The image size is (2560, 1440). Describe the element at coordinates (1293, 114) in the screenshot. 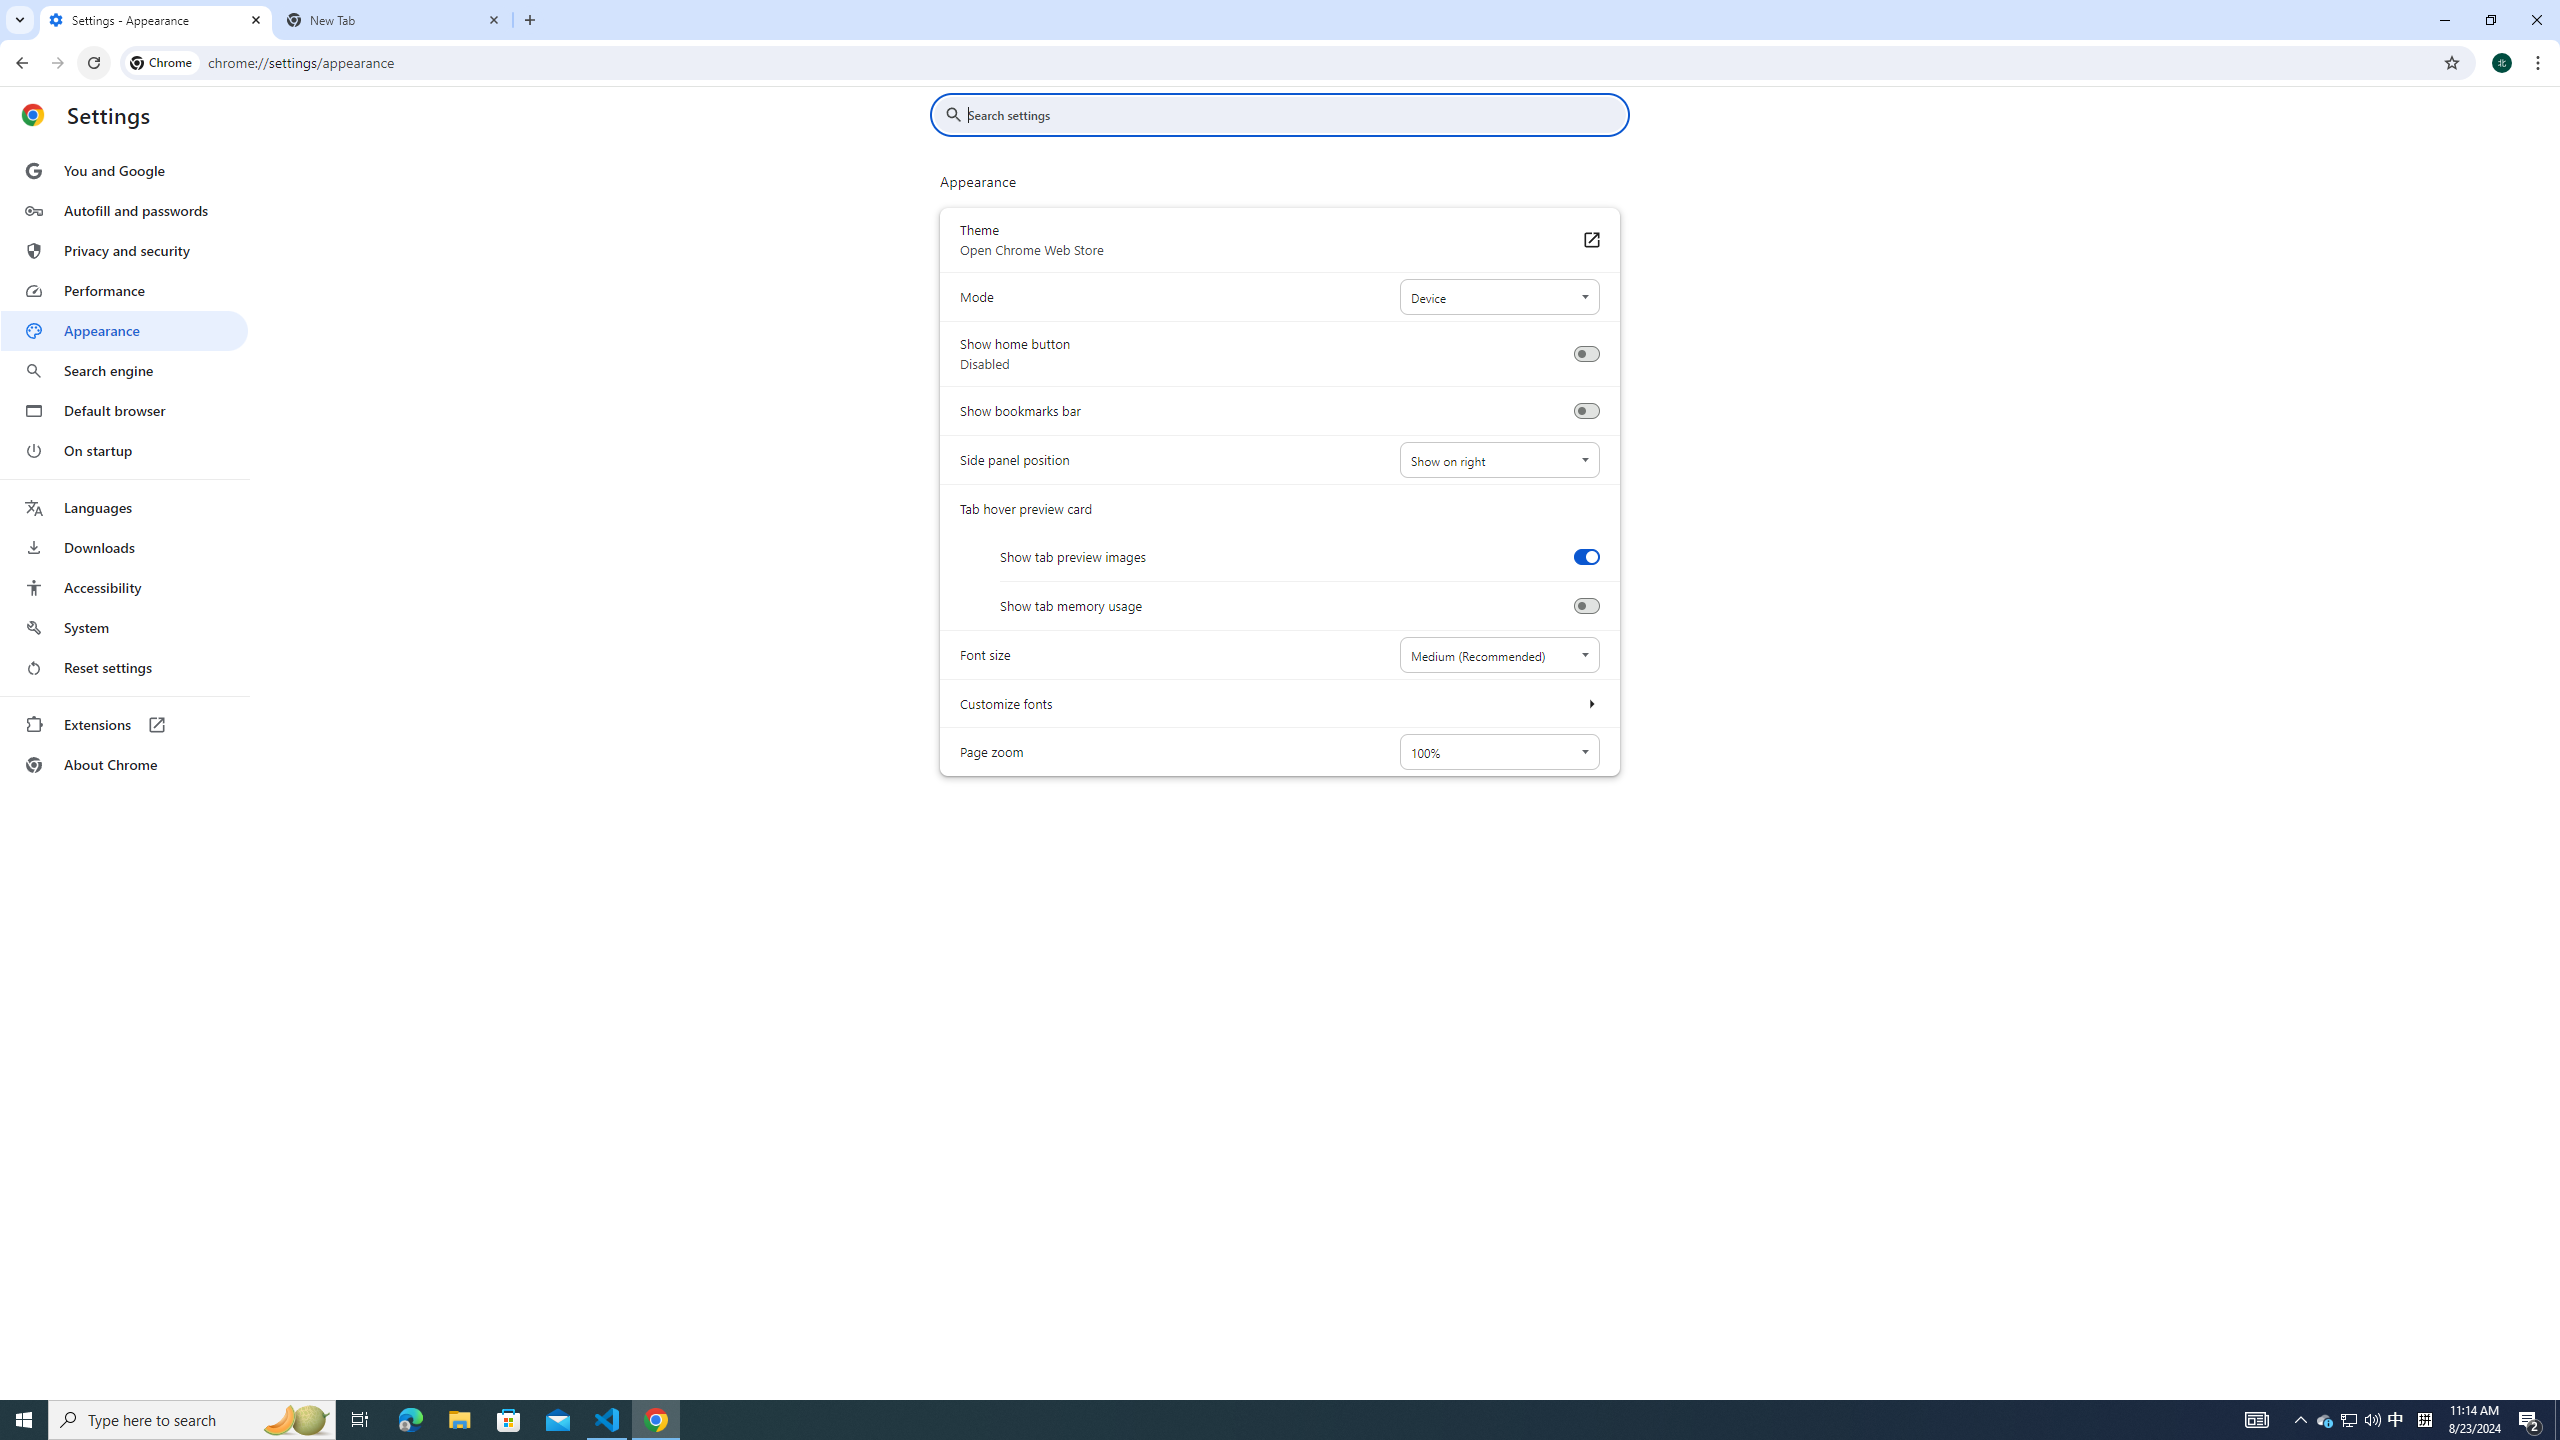

I see `'Search settings'` at that location.